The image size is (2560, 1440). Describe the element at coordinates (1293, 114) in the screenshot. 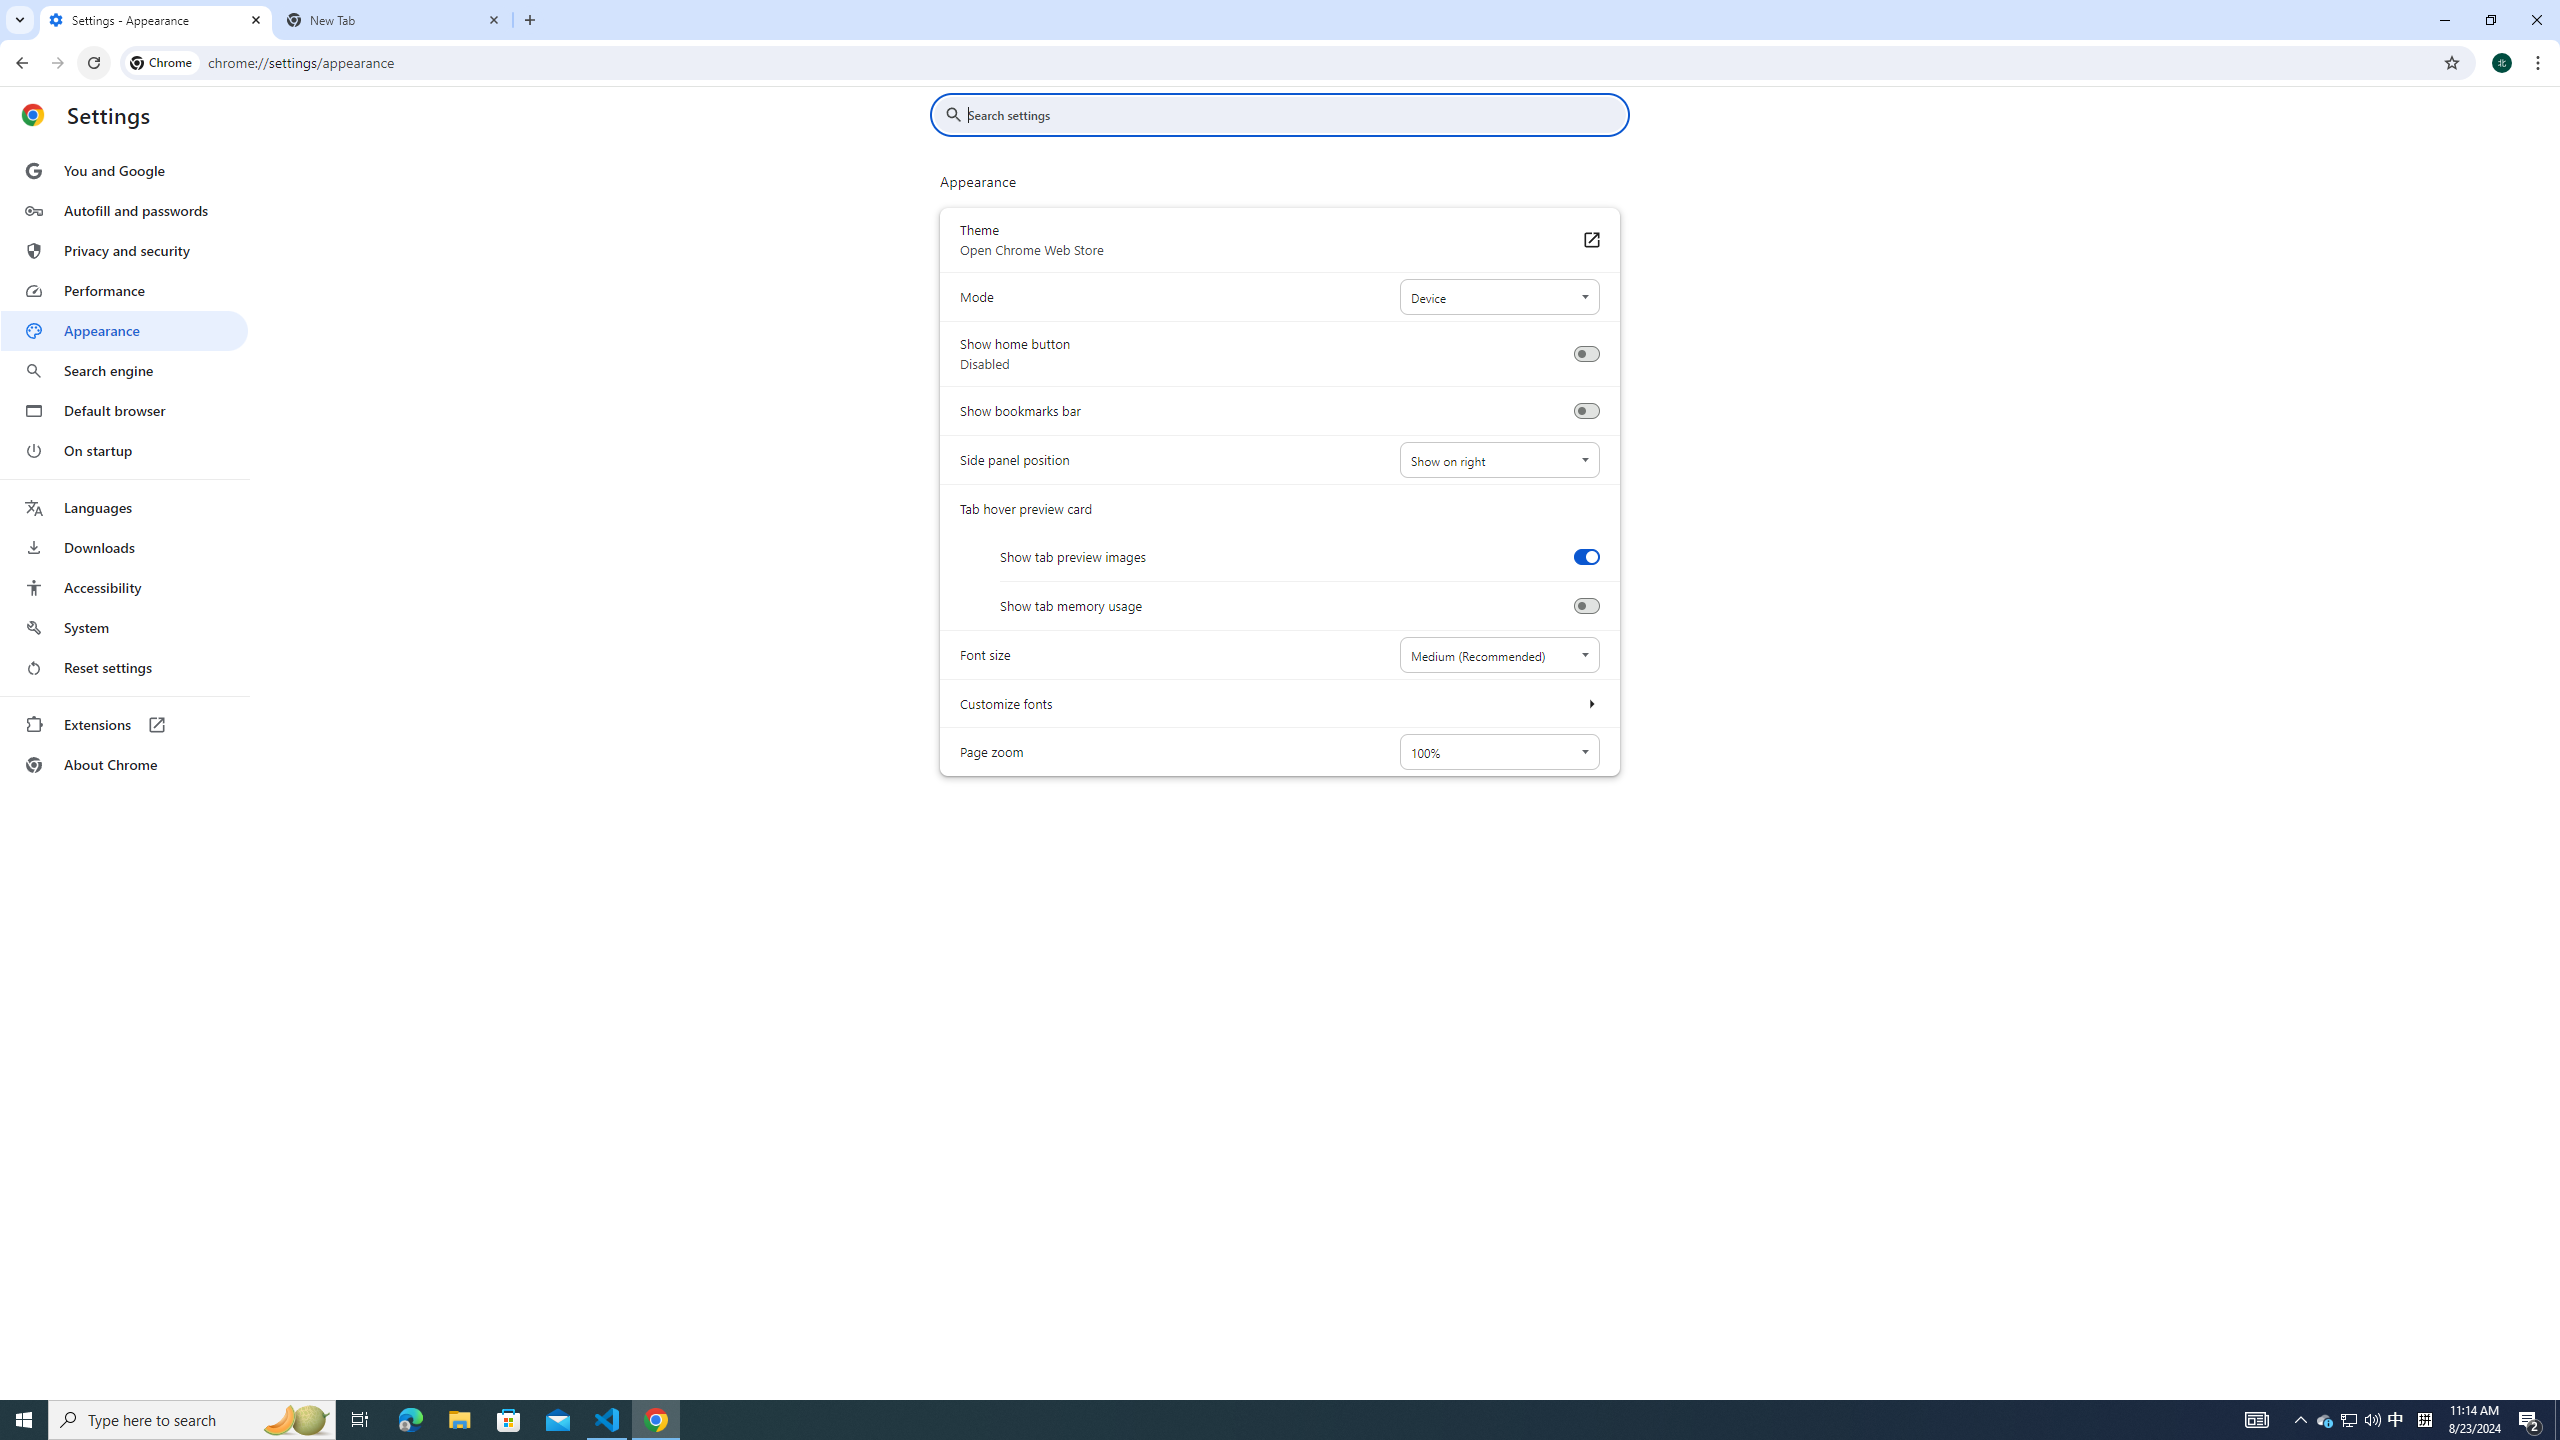

I see `'Search settings'` at that location.